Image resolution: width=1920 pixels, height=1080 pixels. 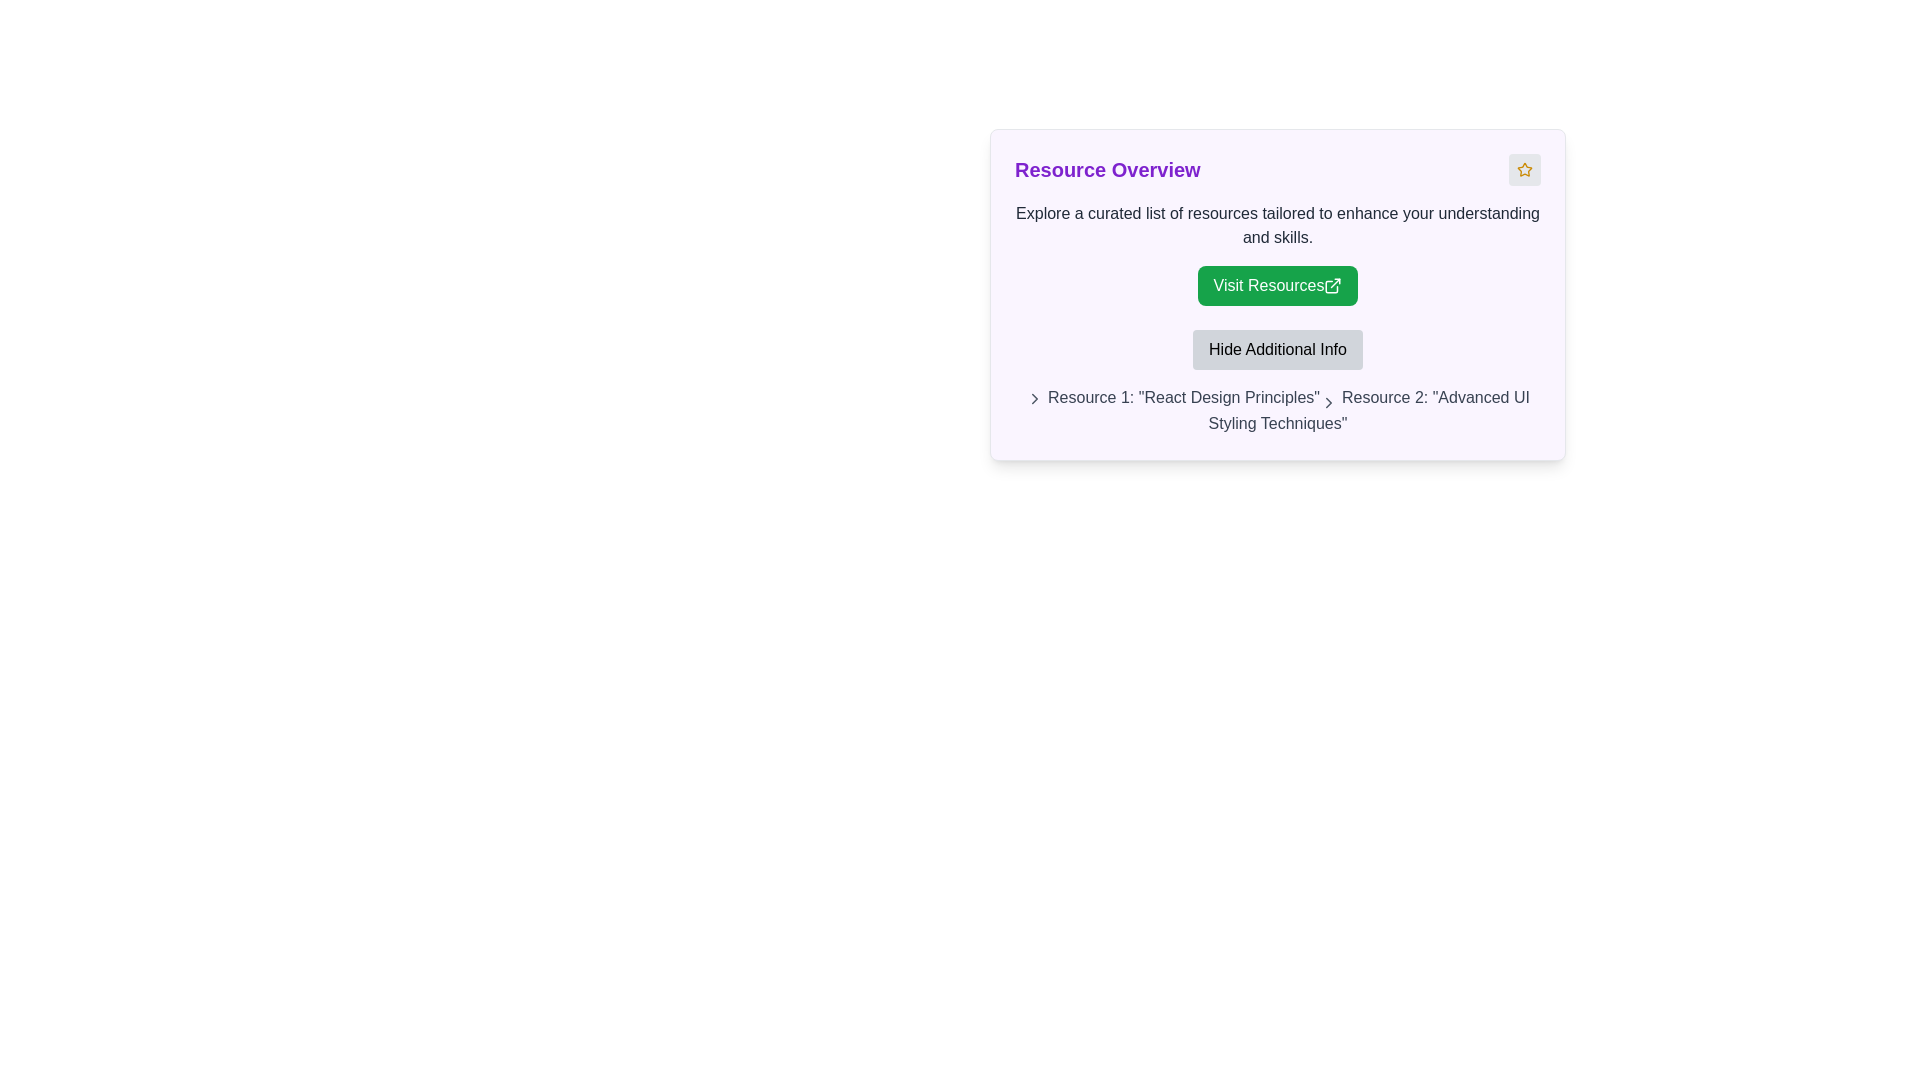 What do you see at coordinates (1276, 253) in the screenshot?
I see `the external link icon located in the 'Resource Overview' section, which provides information about resources and offers navigation to the resources page` at bounding box center [1276, 253].